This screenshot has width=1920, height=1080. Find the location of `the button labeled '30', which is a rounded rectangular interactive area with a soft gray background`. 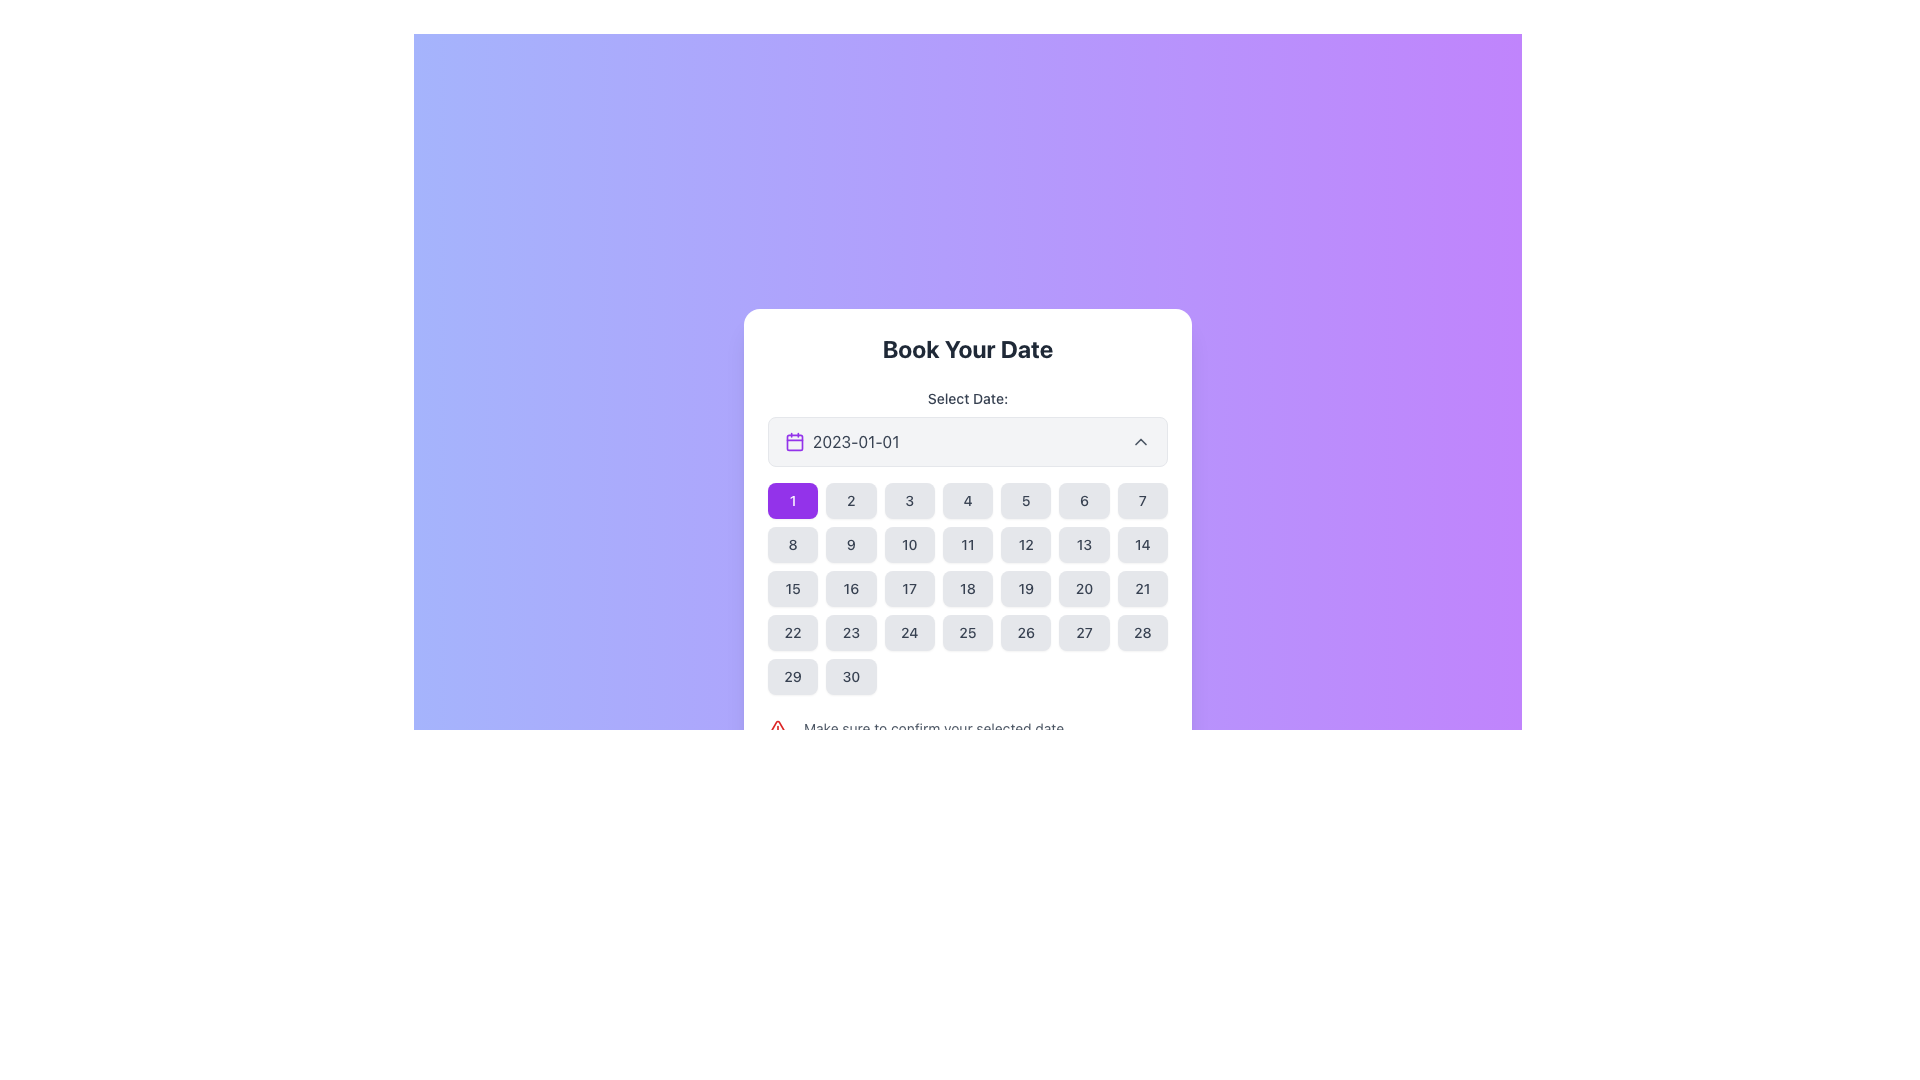

the button labeled '30', which is a rounded rectangular interactive area with a soft gray background is located at coordinates (851, 676).